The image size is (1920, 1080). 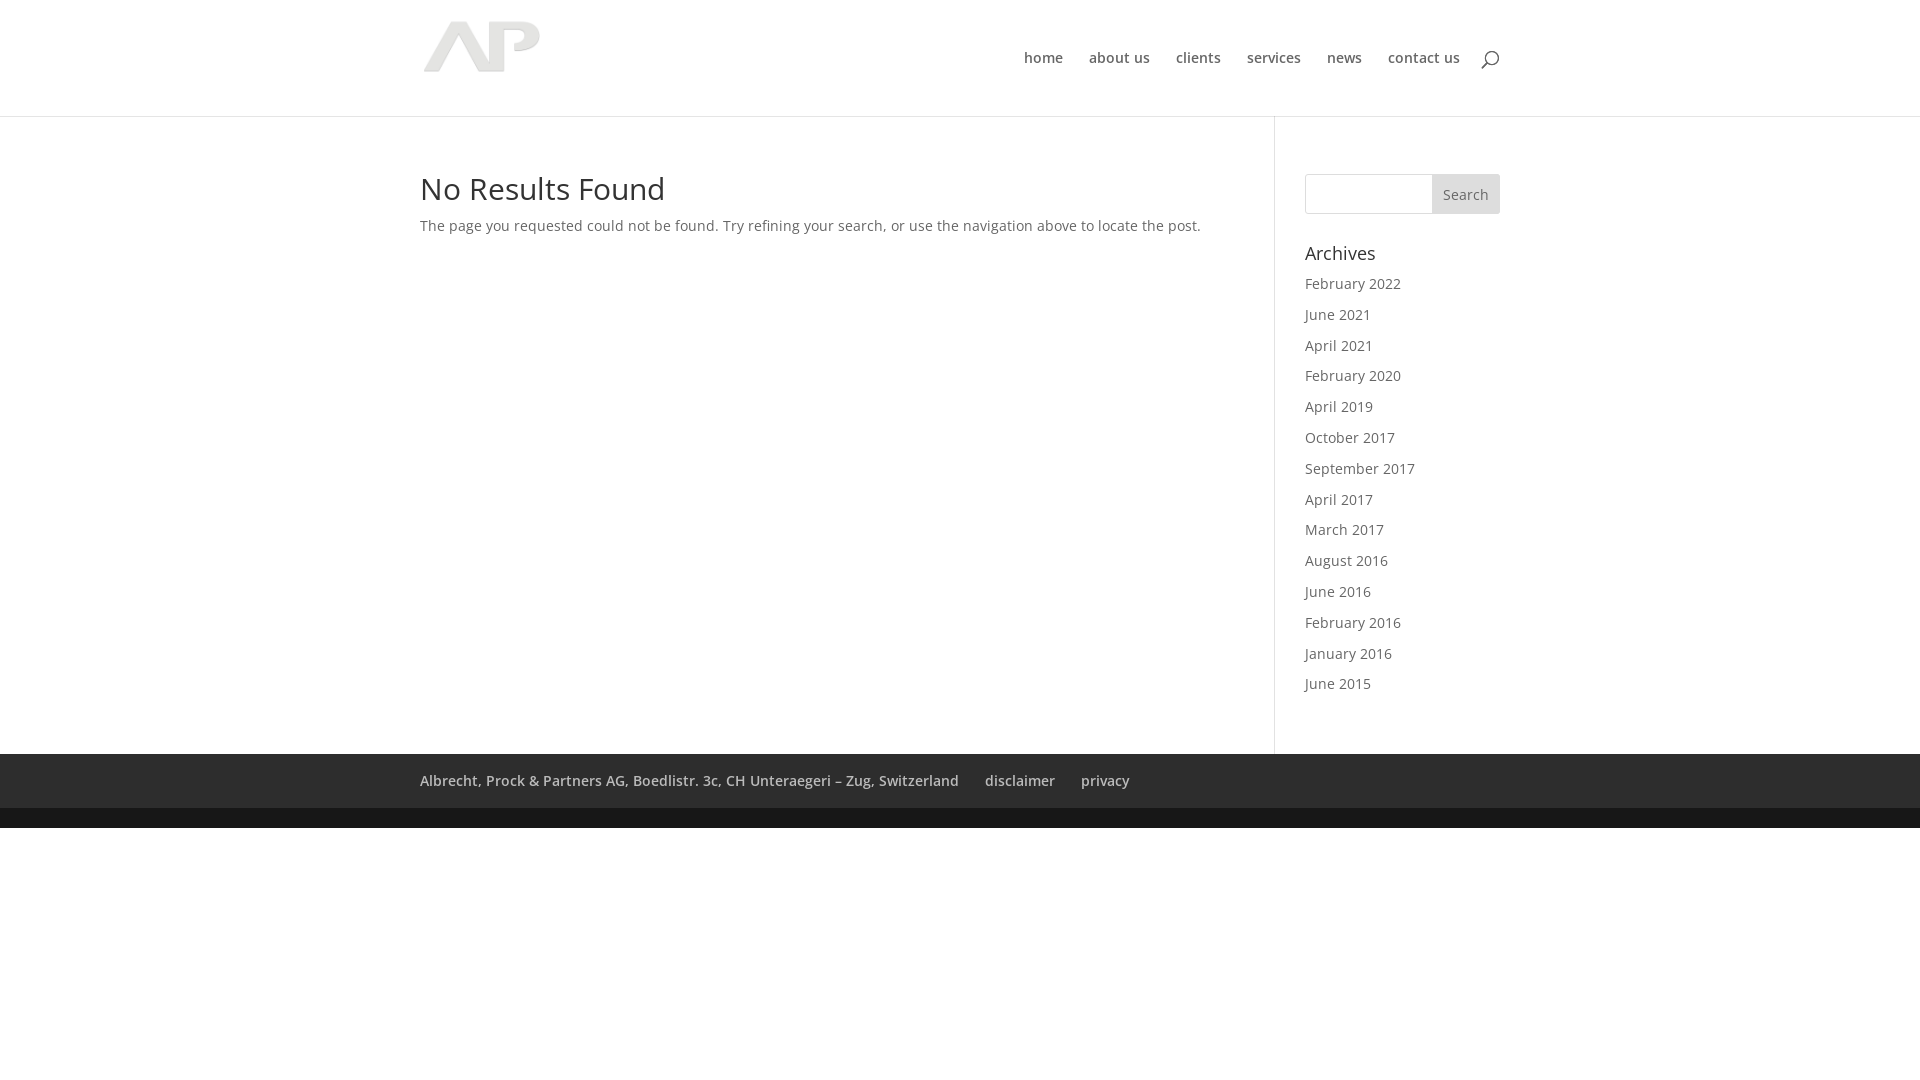 I want to click on 'privacy', so click(x=1079, y=779).